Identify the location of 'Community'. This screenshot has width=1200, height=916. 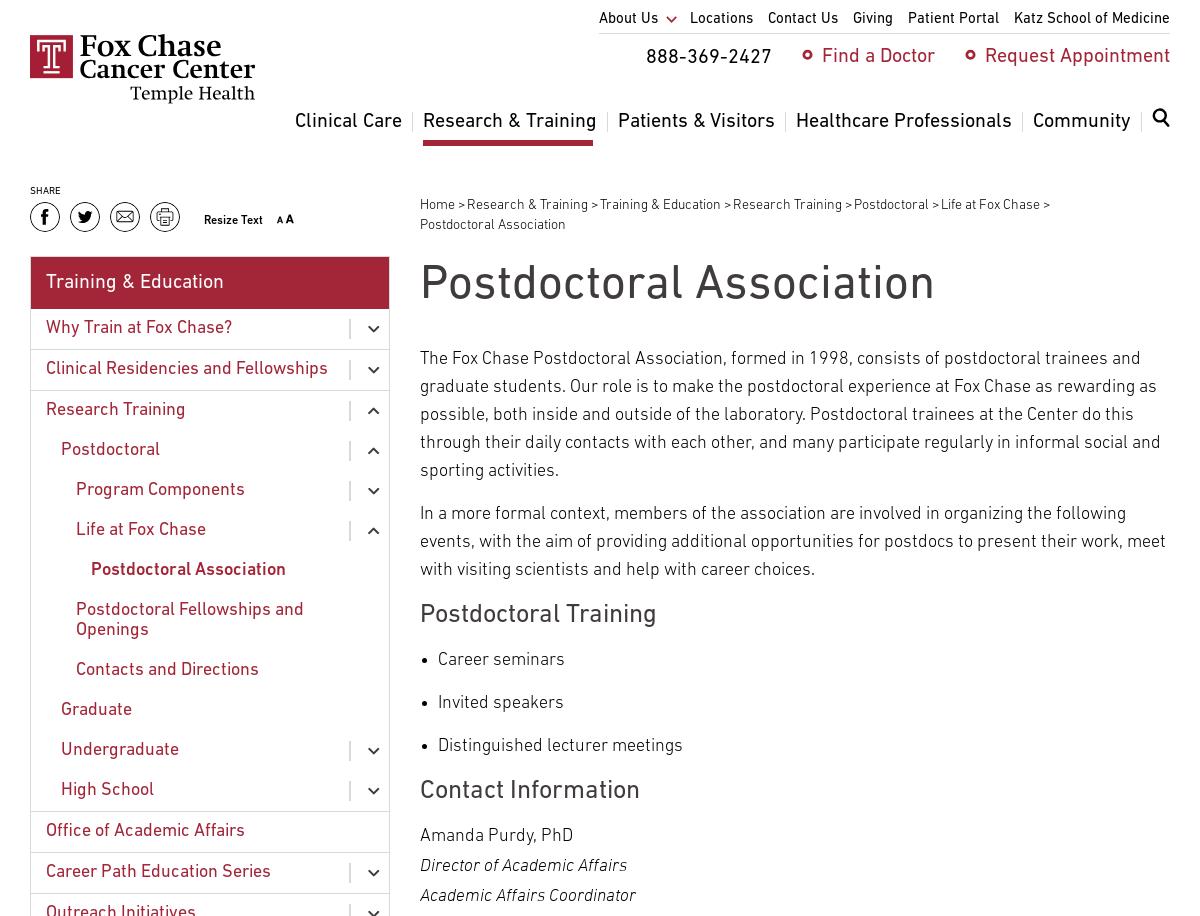
(1081, 121).